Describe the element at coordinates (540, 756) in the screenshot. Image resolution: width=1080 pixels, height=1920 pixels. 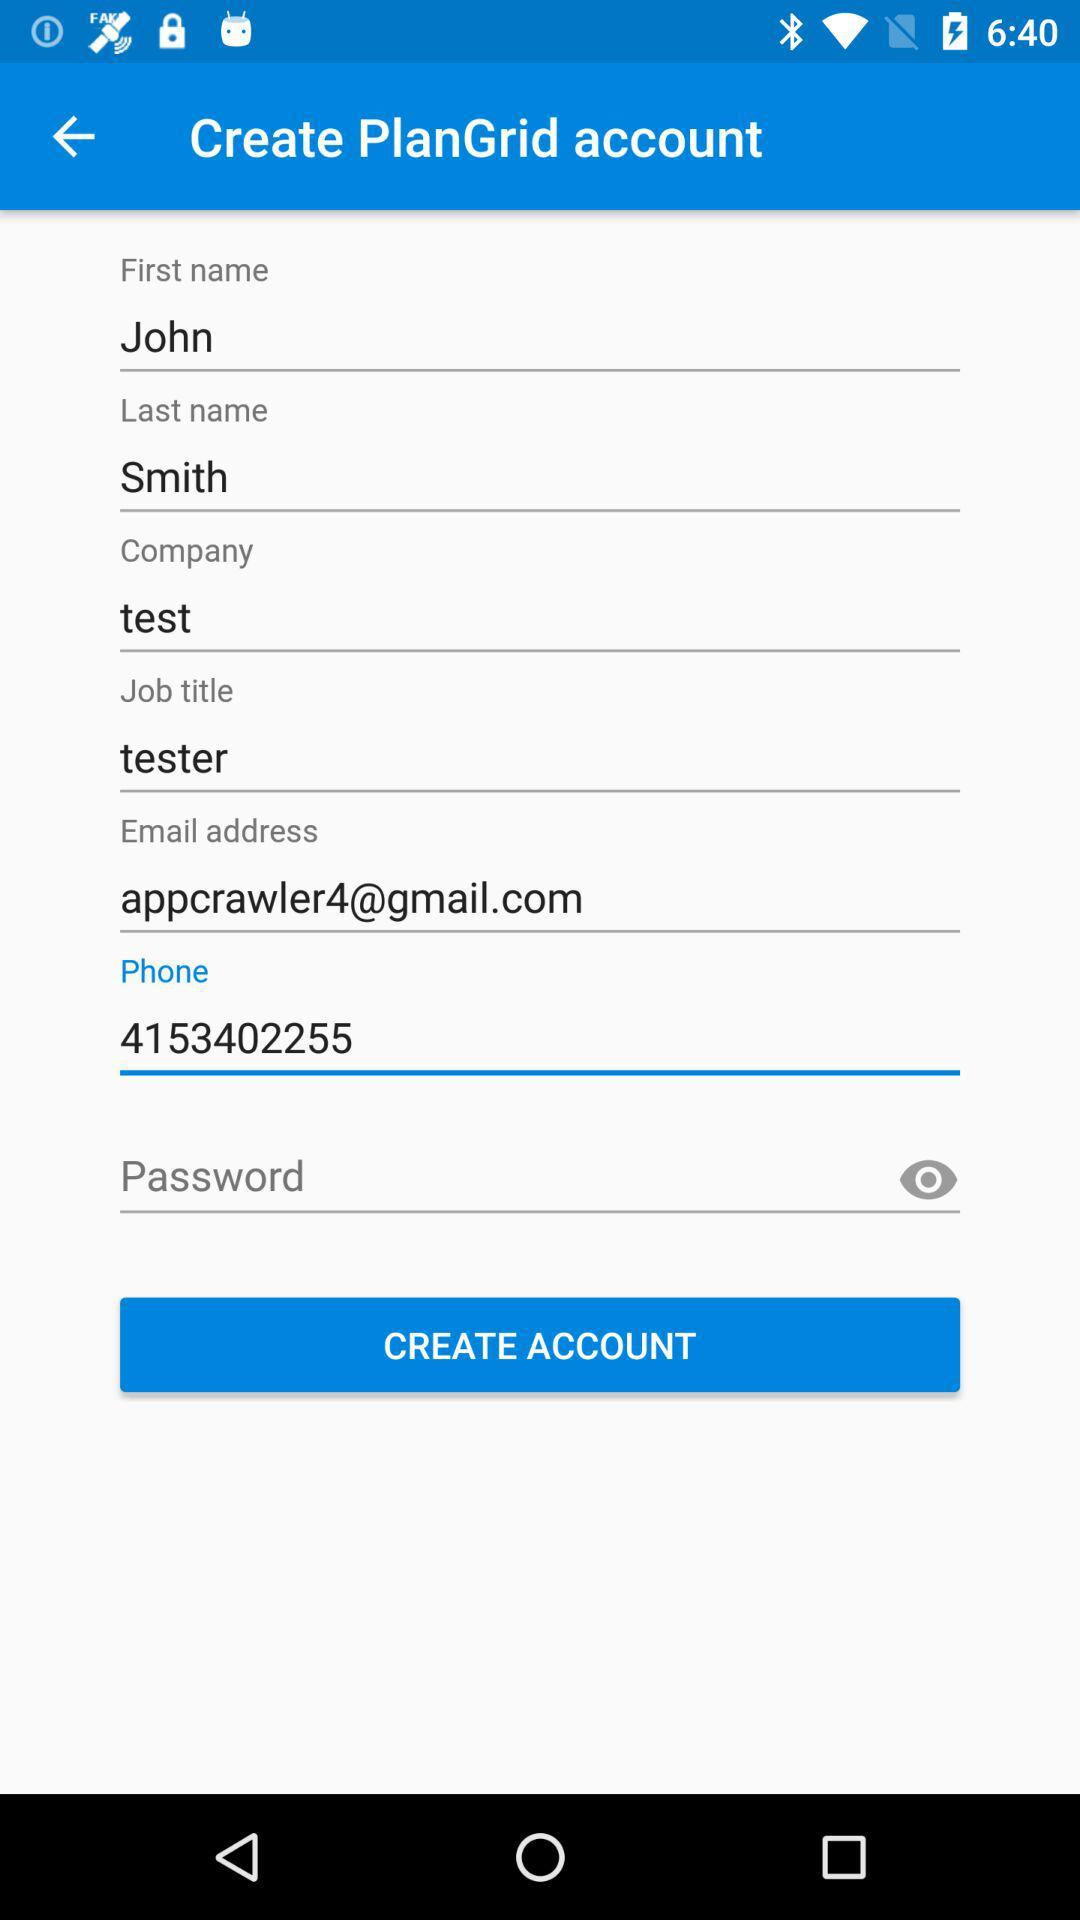
I see `item below test icon` at that location.